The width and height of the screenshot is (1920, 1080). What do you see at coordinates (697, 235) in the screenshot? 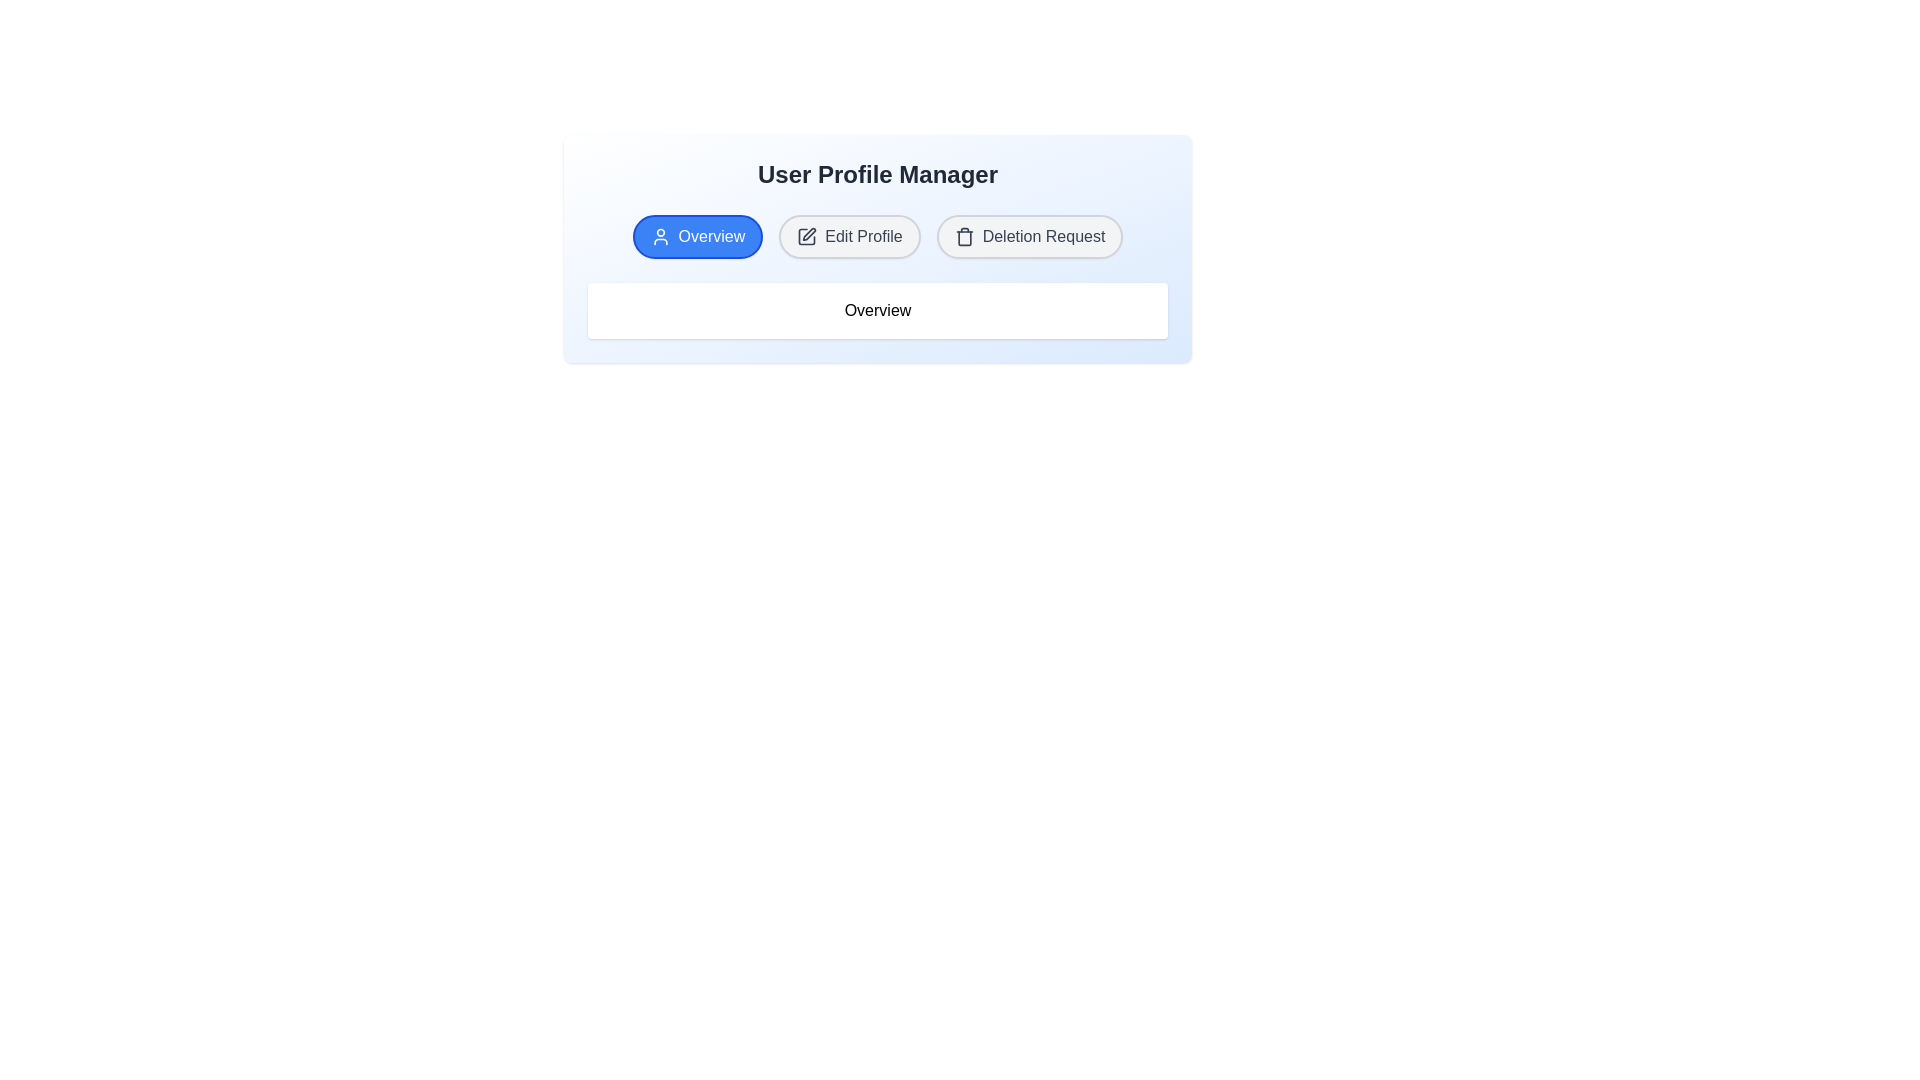
I see `the Overview tab by clicking its label` at bounding box center [697, 235].